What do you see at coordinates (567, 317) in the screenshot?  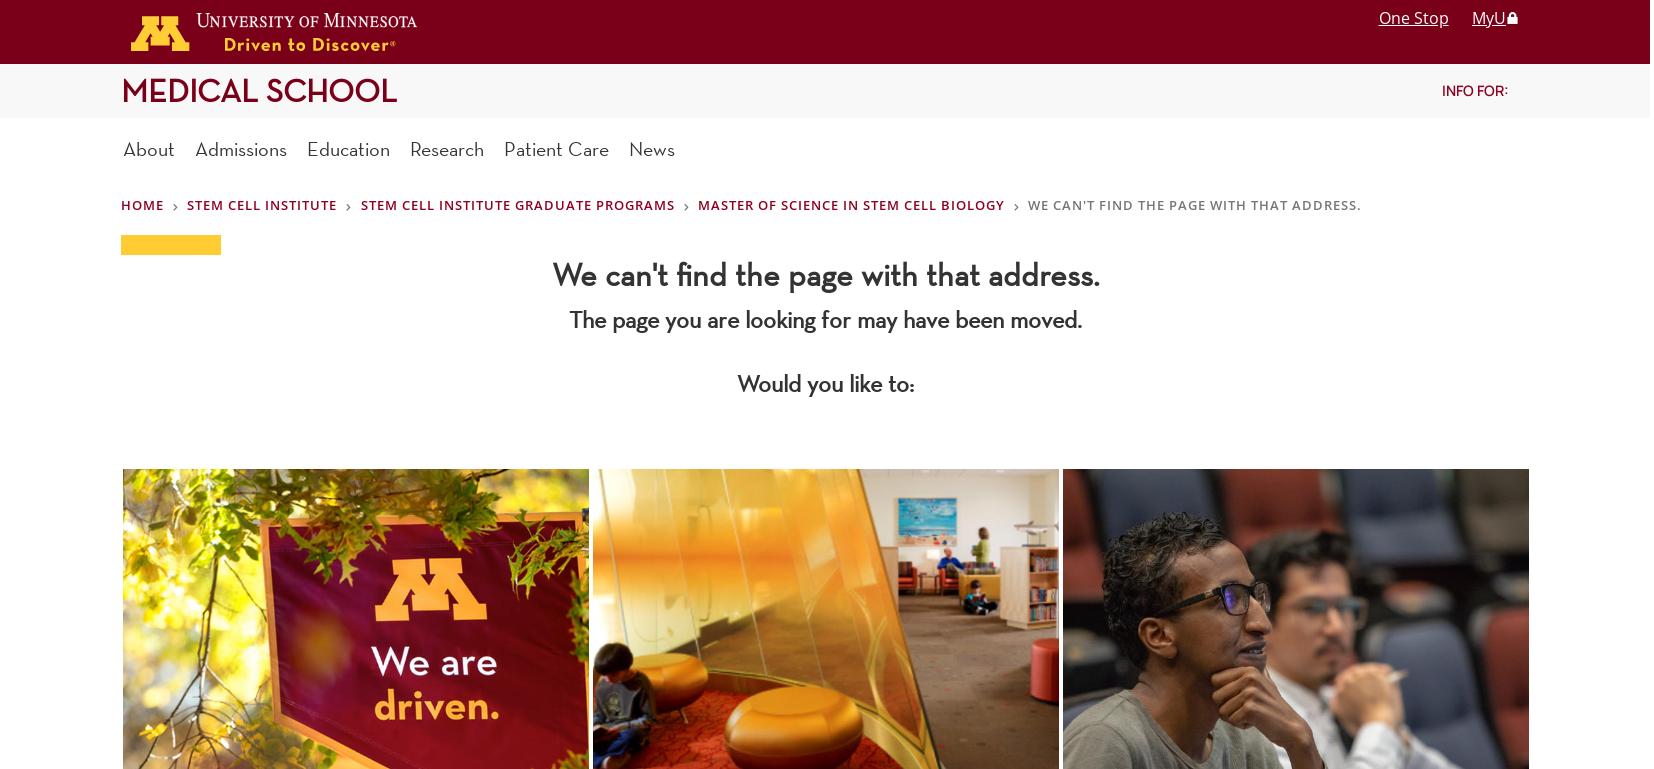 I see `'The page you are looking for may have been moved.'` at bounding box center [567, 317].